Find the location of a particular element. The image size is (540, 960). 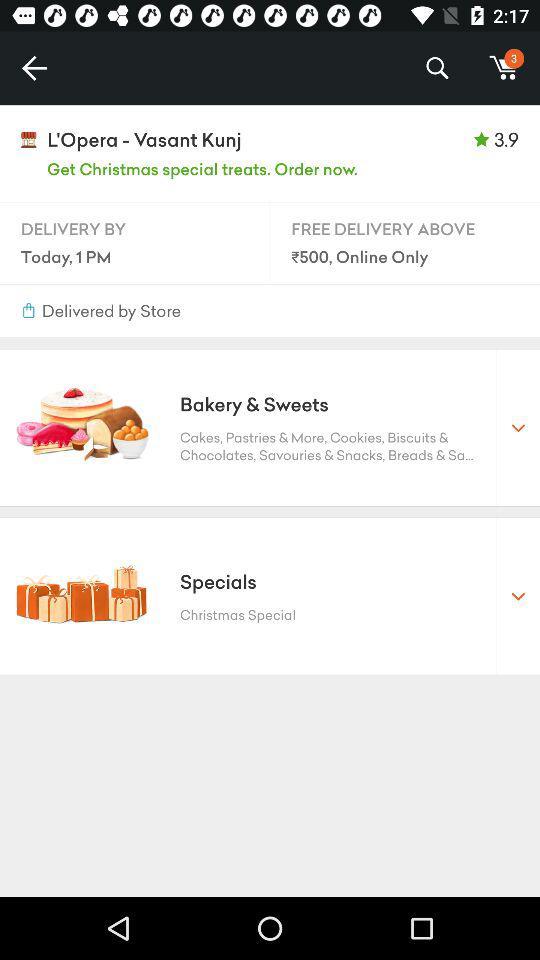

m icon is located at coordinates (503, 68).